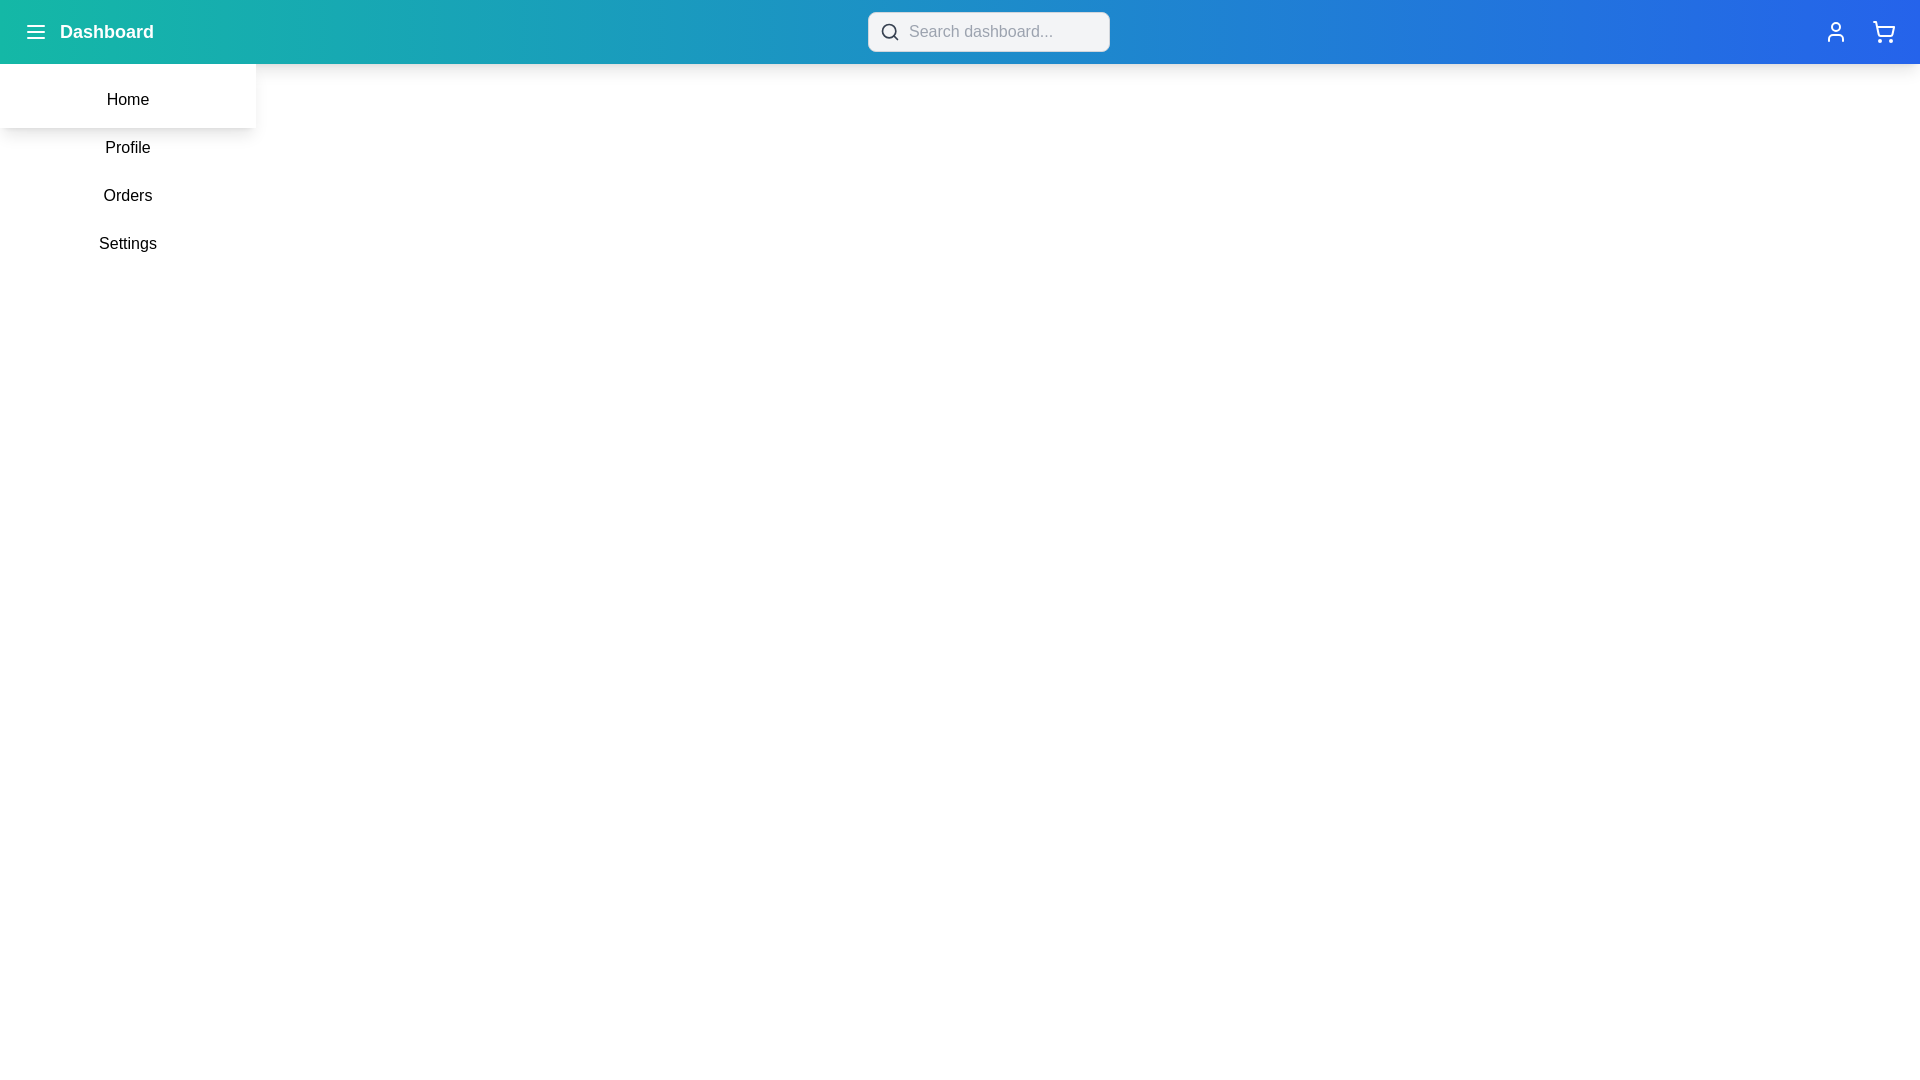  Describe the element at coordinates (127, 242) in the screenshot. I see `the fourth menu button that navigates to the 'Settings' page` at that location.